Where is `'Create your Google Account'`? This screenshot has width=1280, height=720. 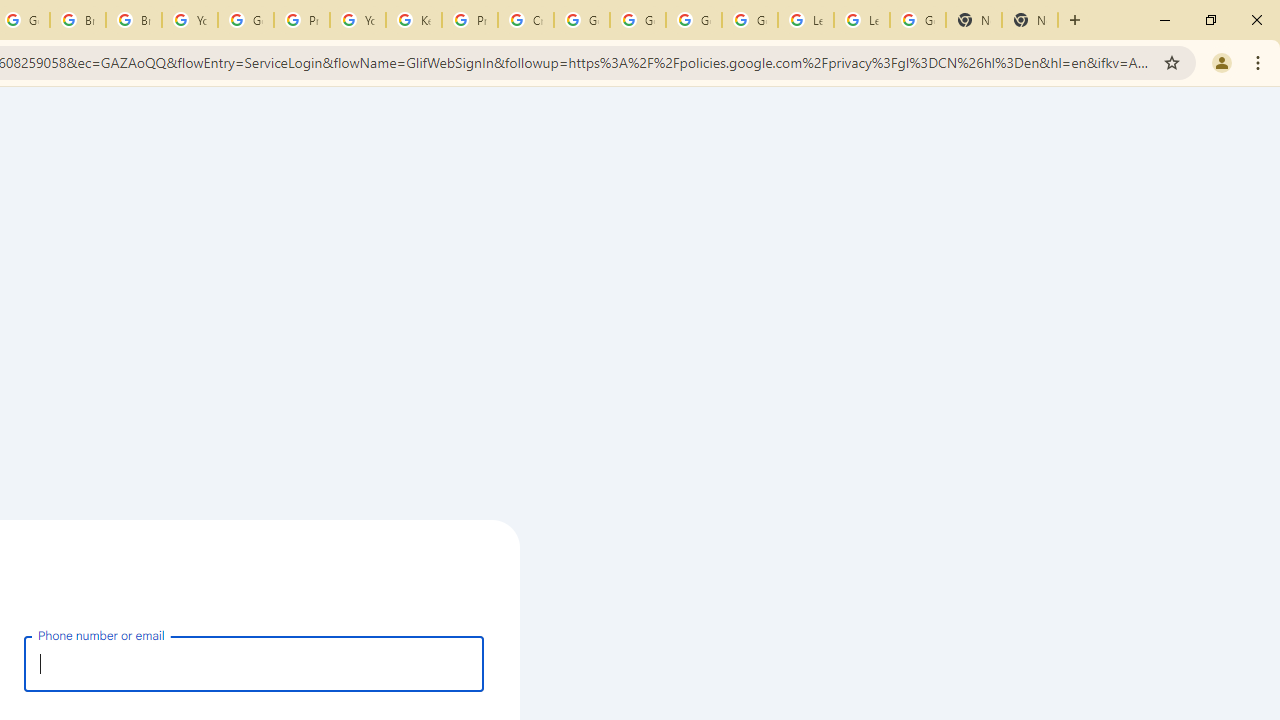
'Create your Google Account' is located at coordinates (526, 20).